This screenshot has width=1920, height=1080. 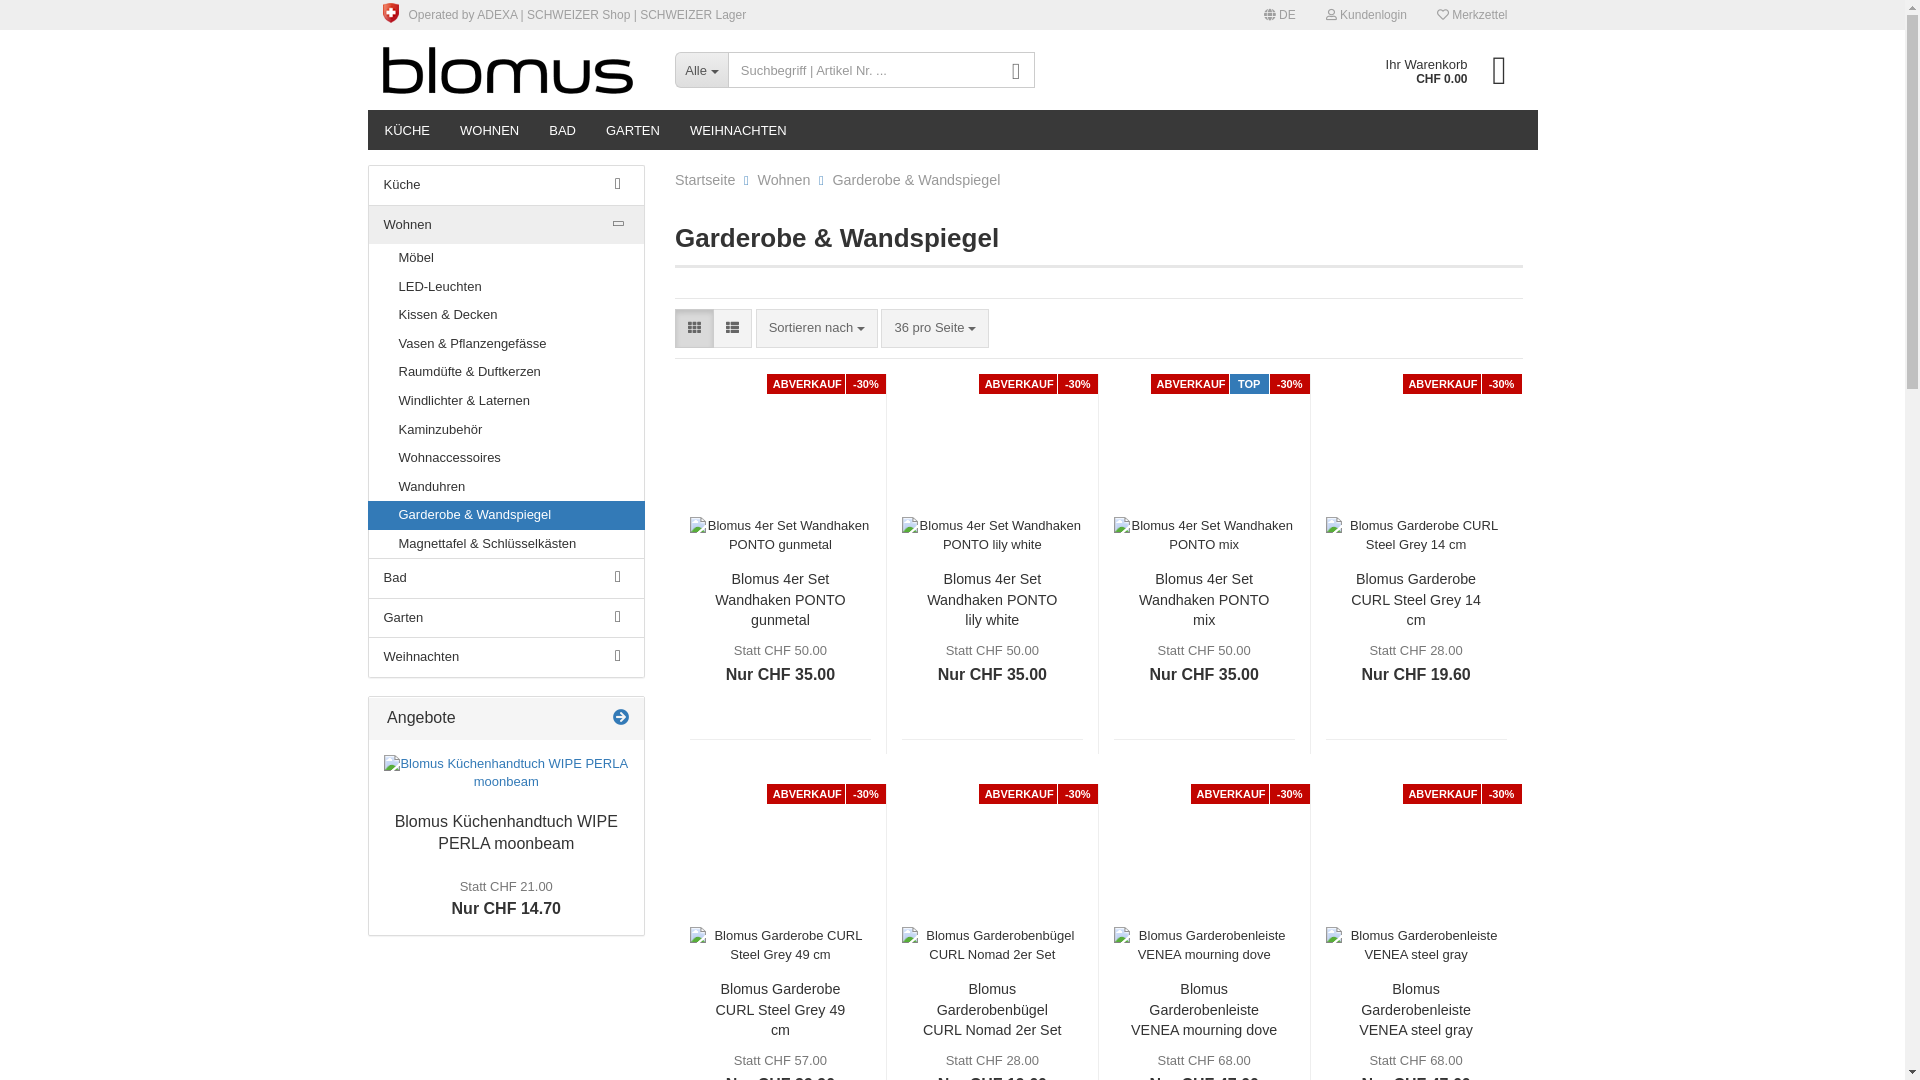 I want to click on 'Alle', so click(x=701, y=68).